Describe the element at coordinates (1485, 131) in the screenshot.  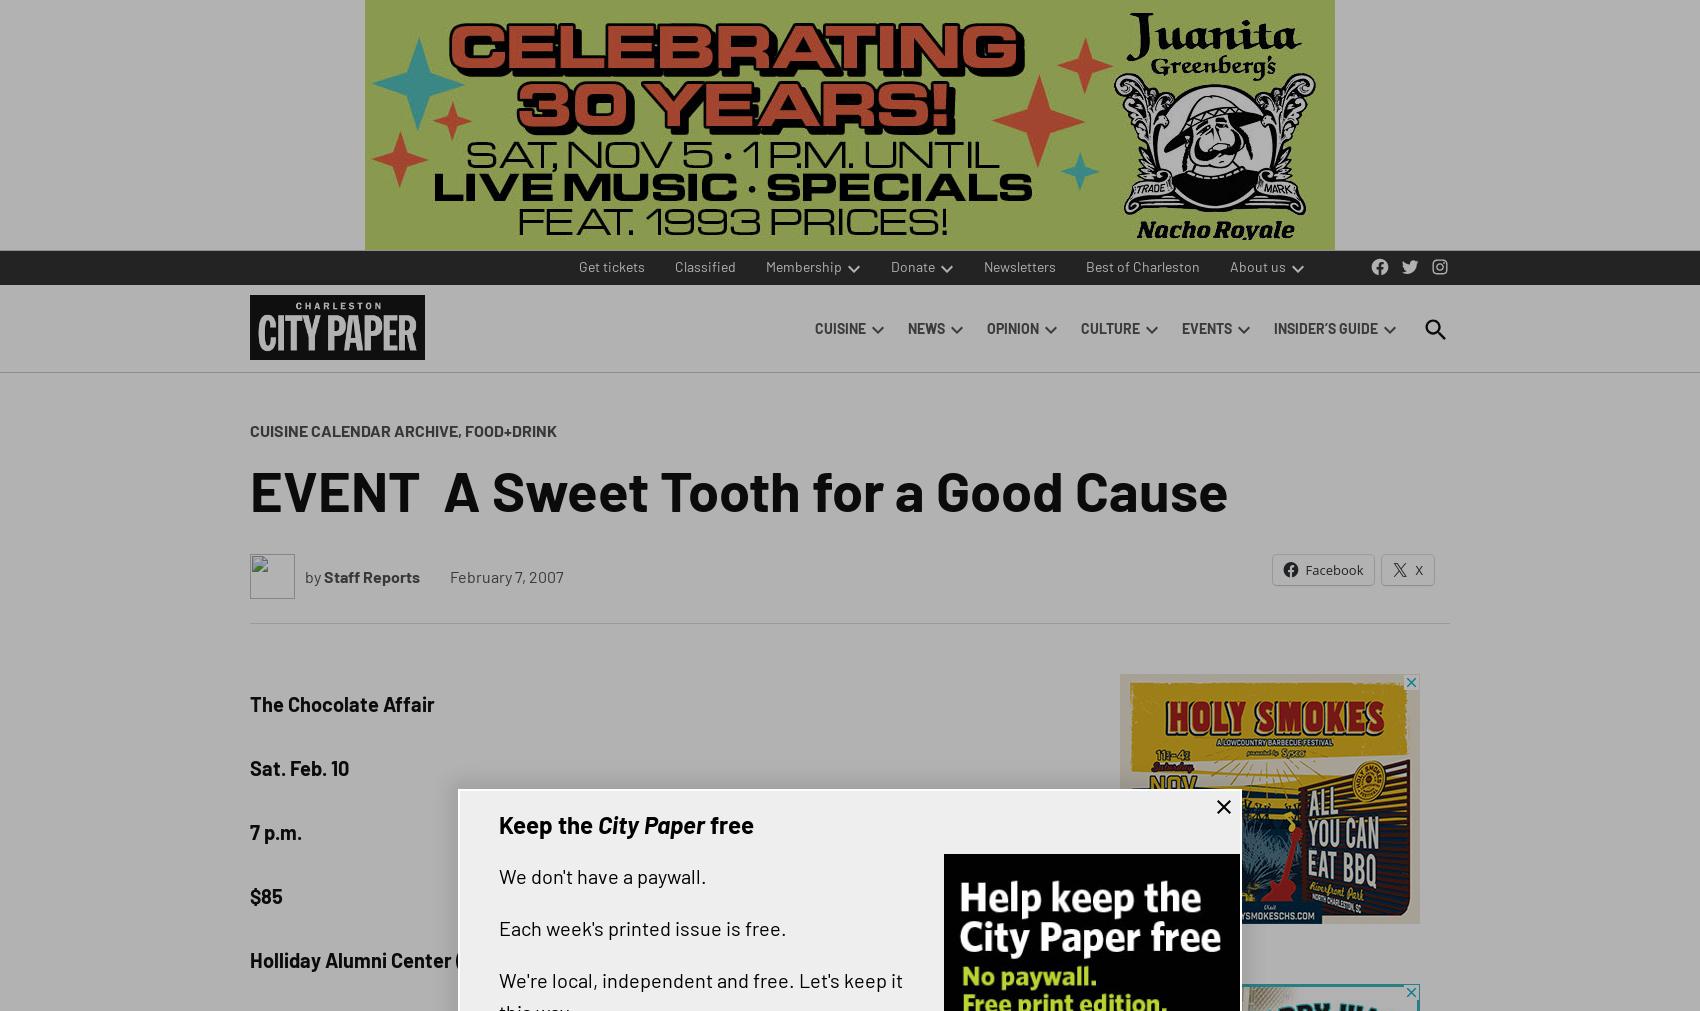
I see `'Newest'` at that location.